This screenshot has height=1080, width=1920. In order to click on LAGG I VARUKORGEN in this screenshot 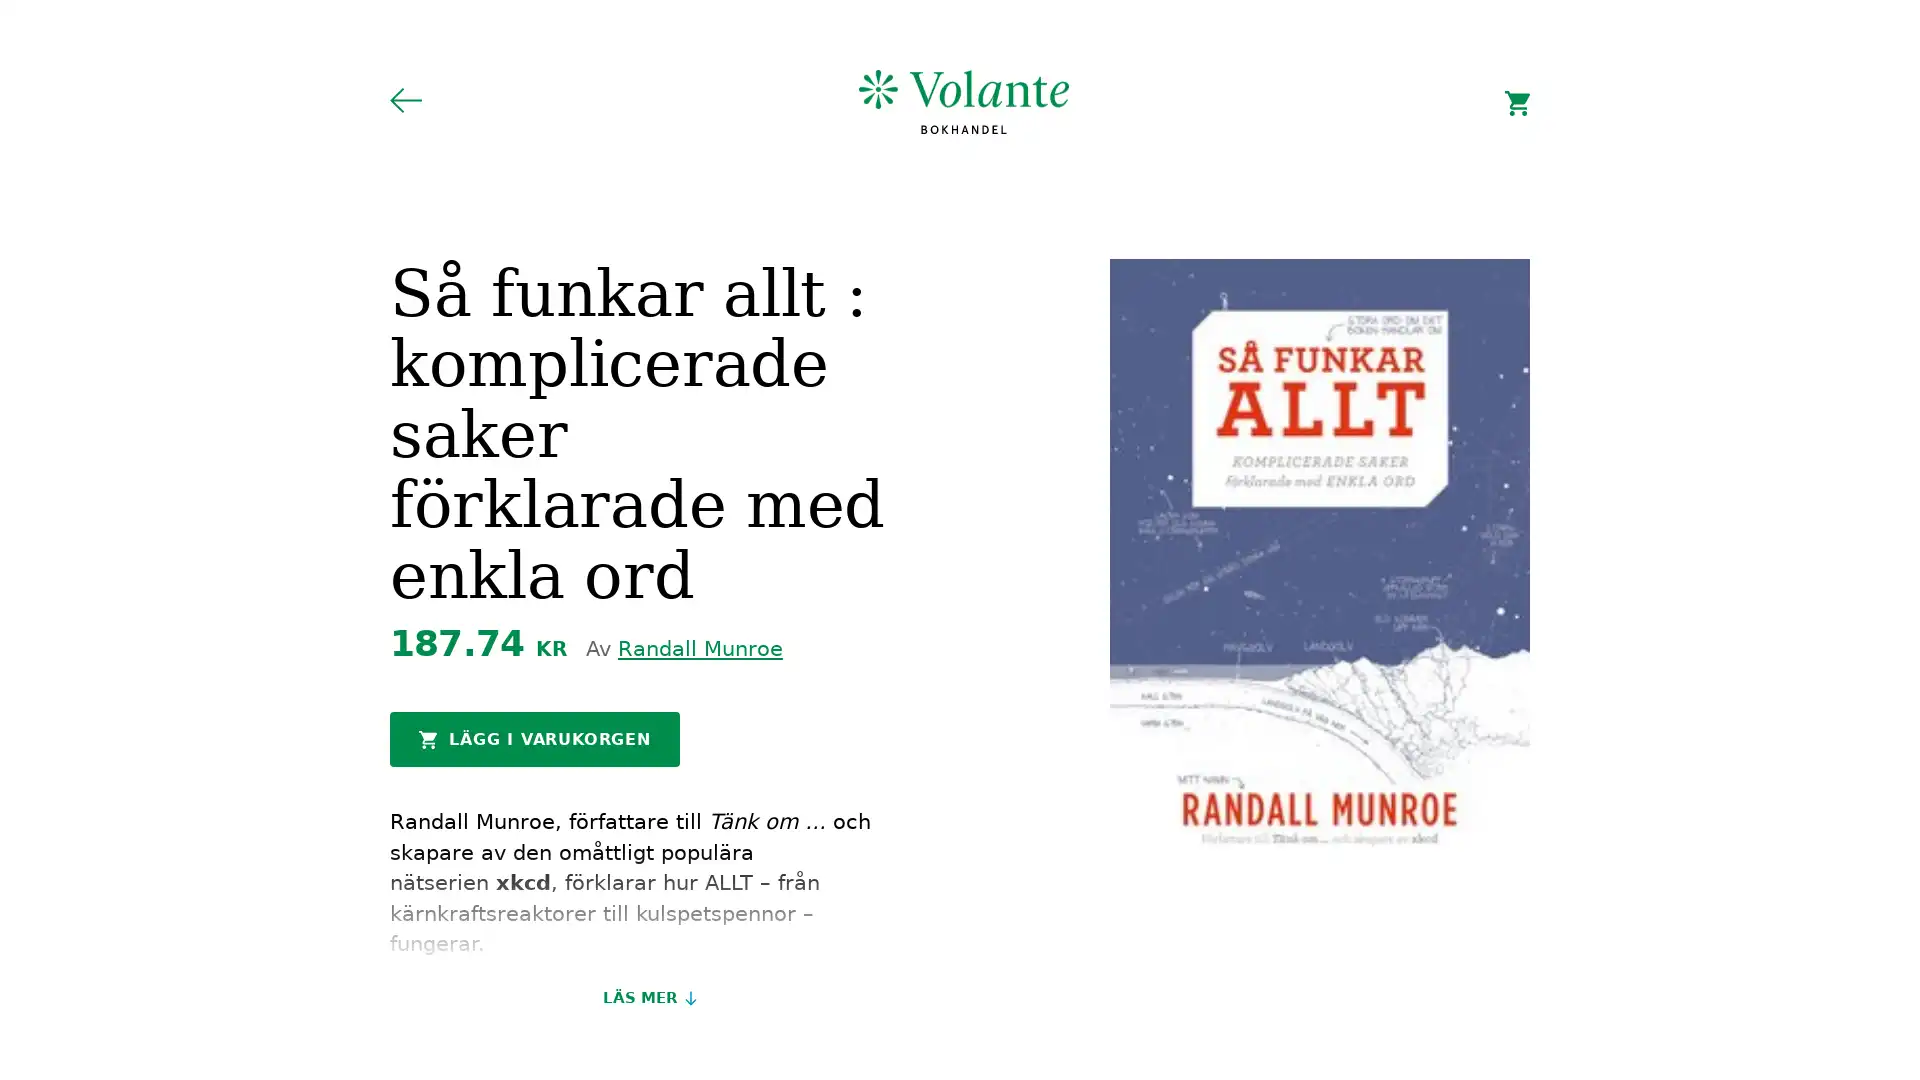, I will do `click(534, 739)`.